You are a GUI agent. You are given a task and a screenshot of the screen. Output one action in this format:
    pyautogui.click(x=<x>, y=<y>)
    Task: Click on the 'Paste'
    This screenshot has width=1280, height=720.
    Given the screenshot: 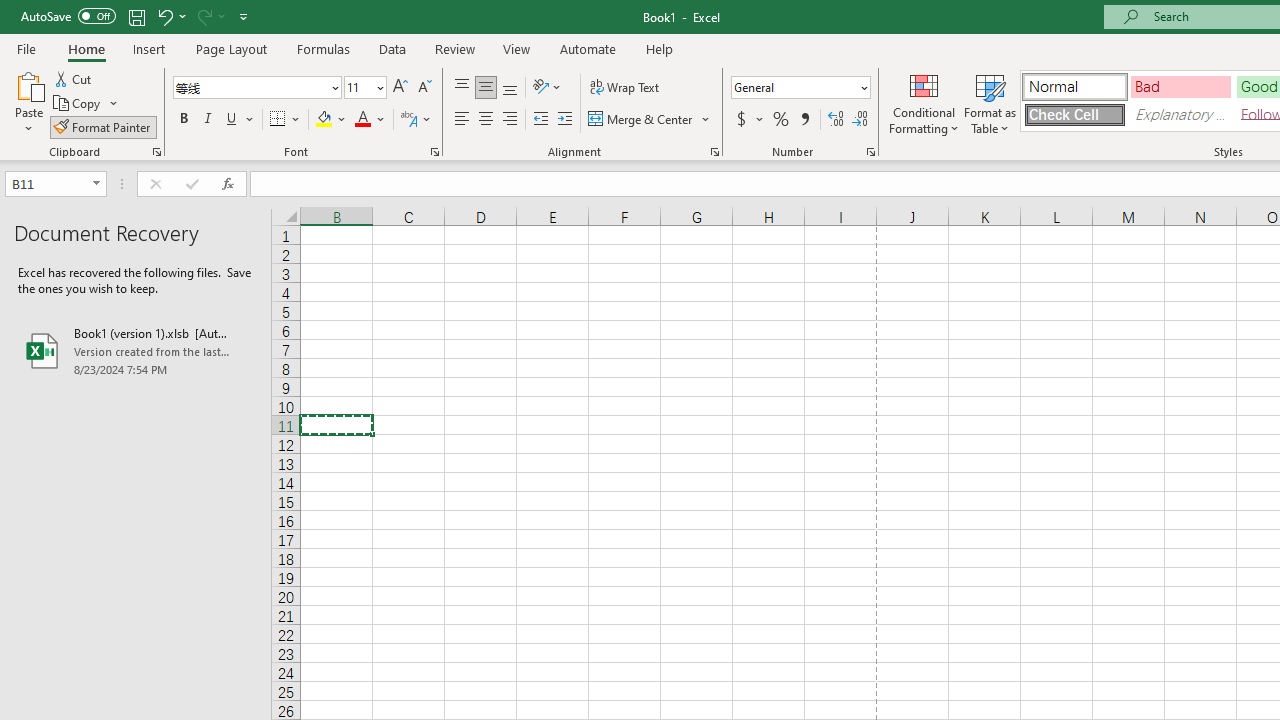 What is the action you would take?
    pyautogui.click(x=28, y=103)
    